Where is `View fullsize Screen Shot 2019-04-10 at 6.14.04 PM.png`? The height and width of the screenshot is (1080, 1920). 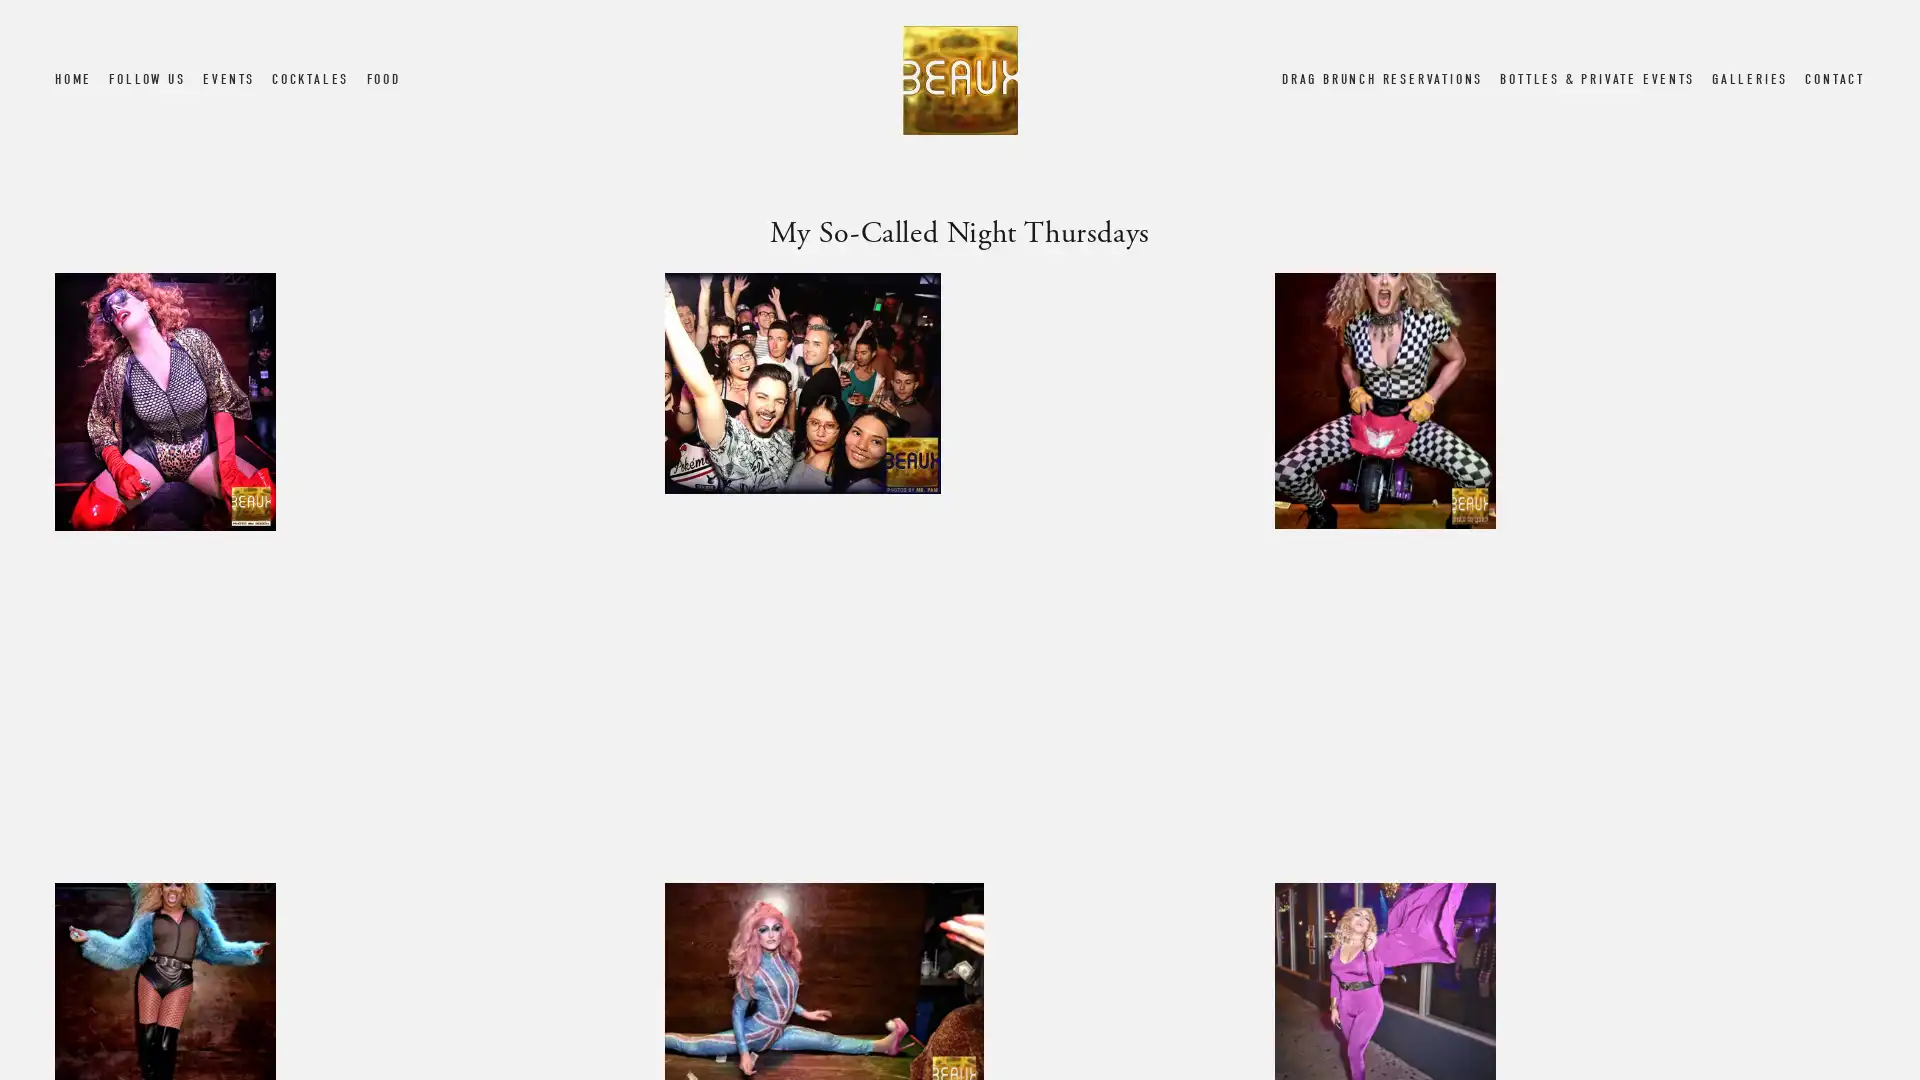 View fullsize Screen Shot 2019-04-10 at 6.14.04 PM.png is located at coordinates (1568, 567).